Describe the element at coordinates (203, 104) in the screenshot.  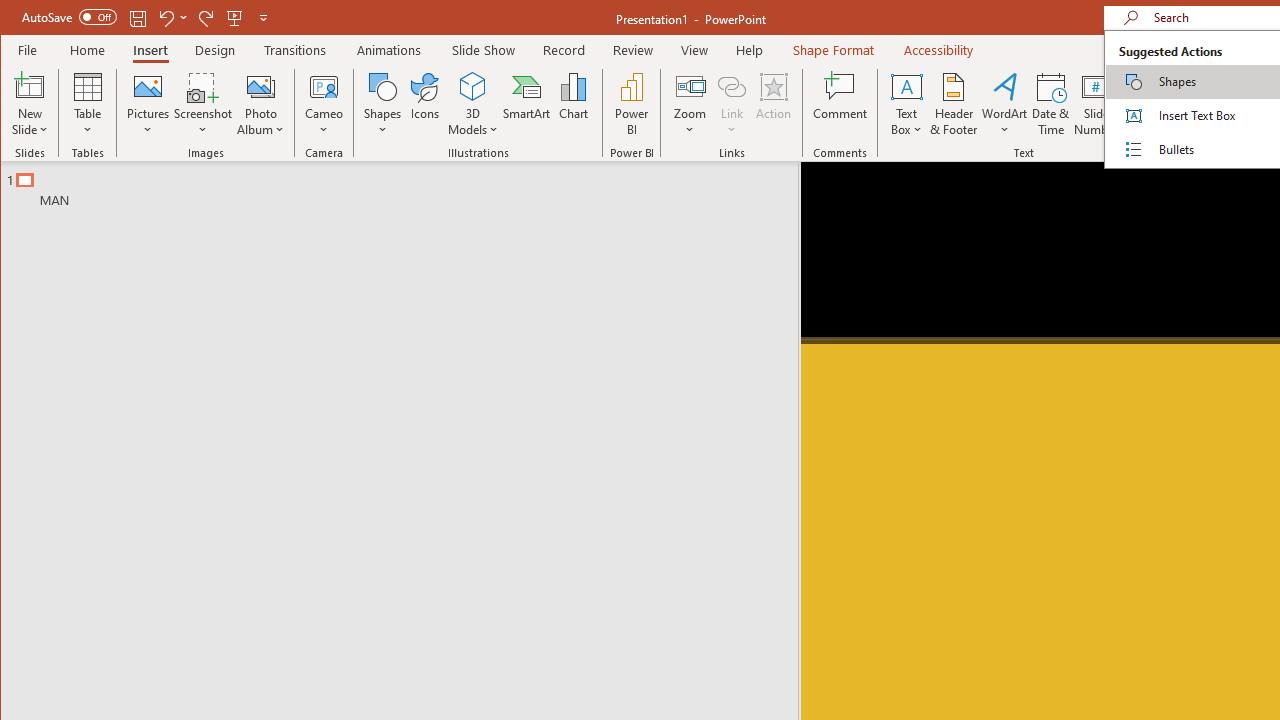
I see `'Screenshot'` at that location.